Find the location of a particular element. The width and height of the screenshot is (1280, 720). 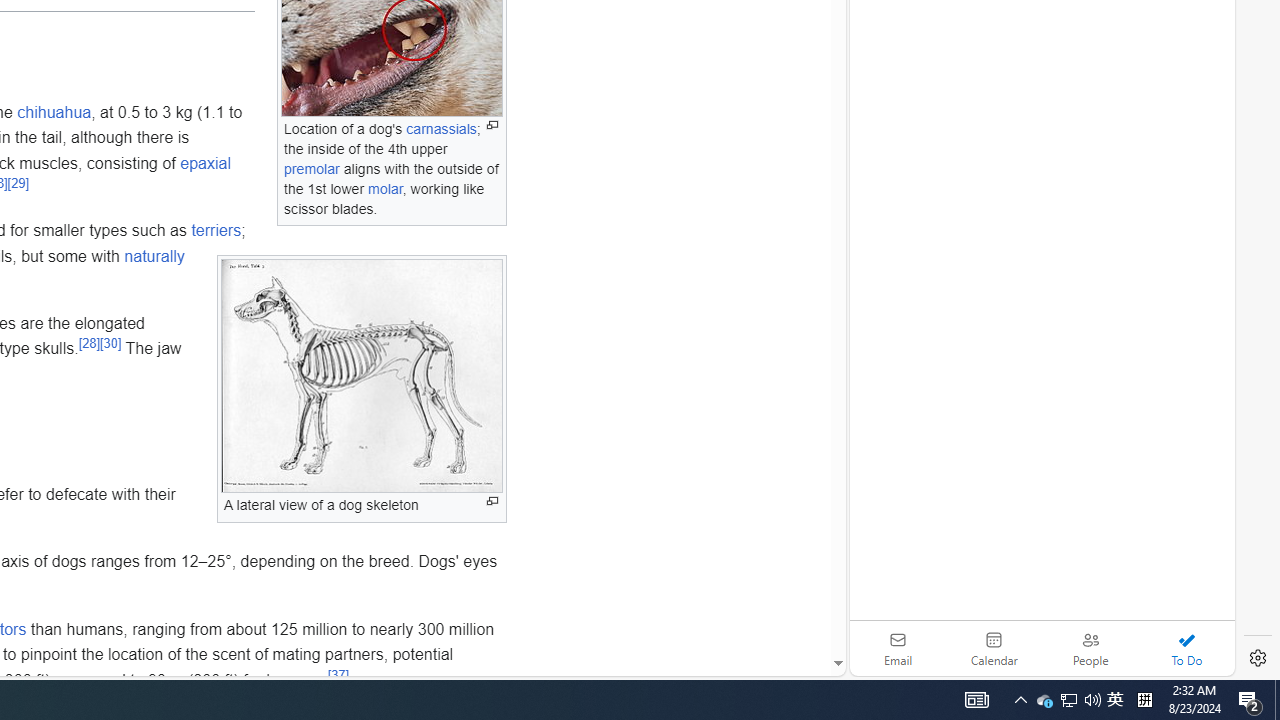

'To Do' is located at coordinates (1186, 648).